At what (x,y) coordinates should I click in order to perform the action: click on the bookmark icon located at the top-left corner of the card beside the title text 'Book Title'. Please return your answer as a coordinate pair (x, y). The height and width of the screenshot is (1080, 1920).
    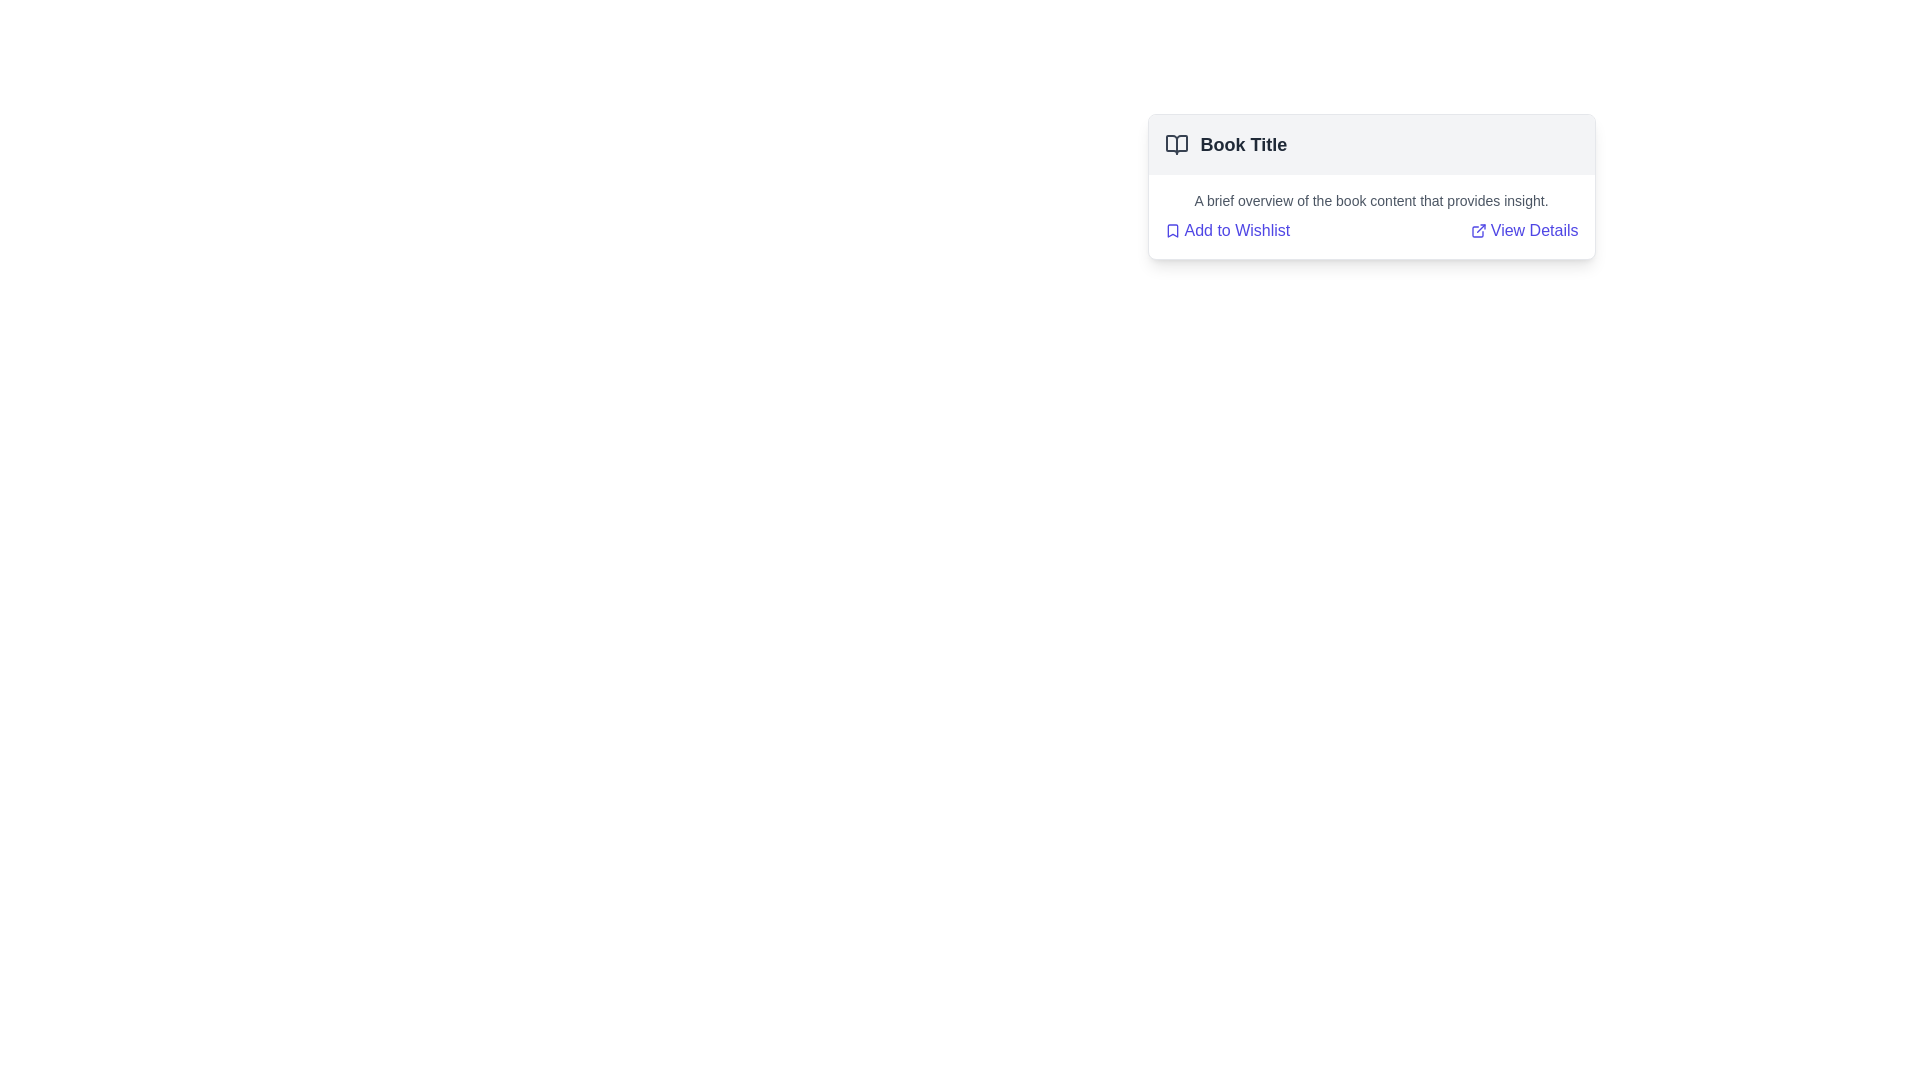
    Looking at the image, I should click on (1172, 230).